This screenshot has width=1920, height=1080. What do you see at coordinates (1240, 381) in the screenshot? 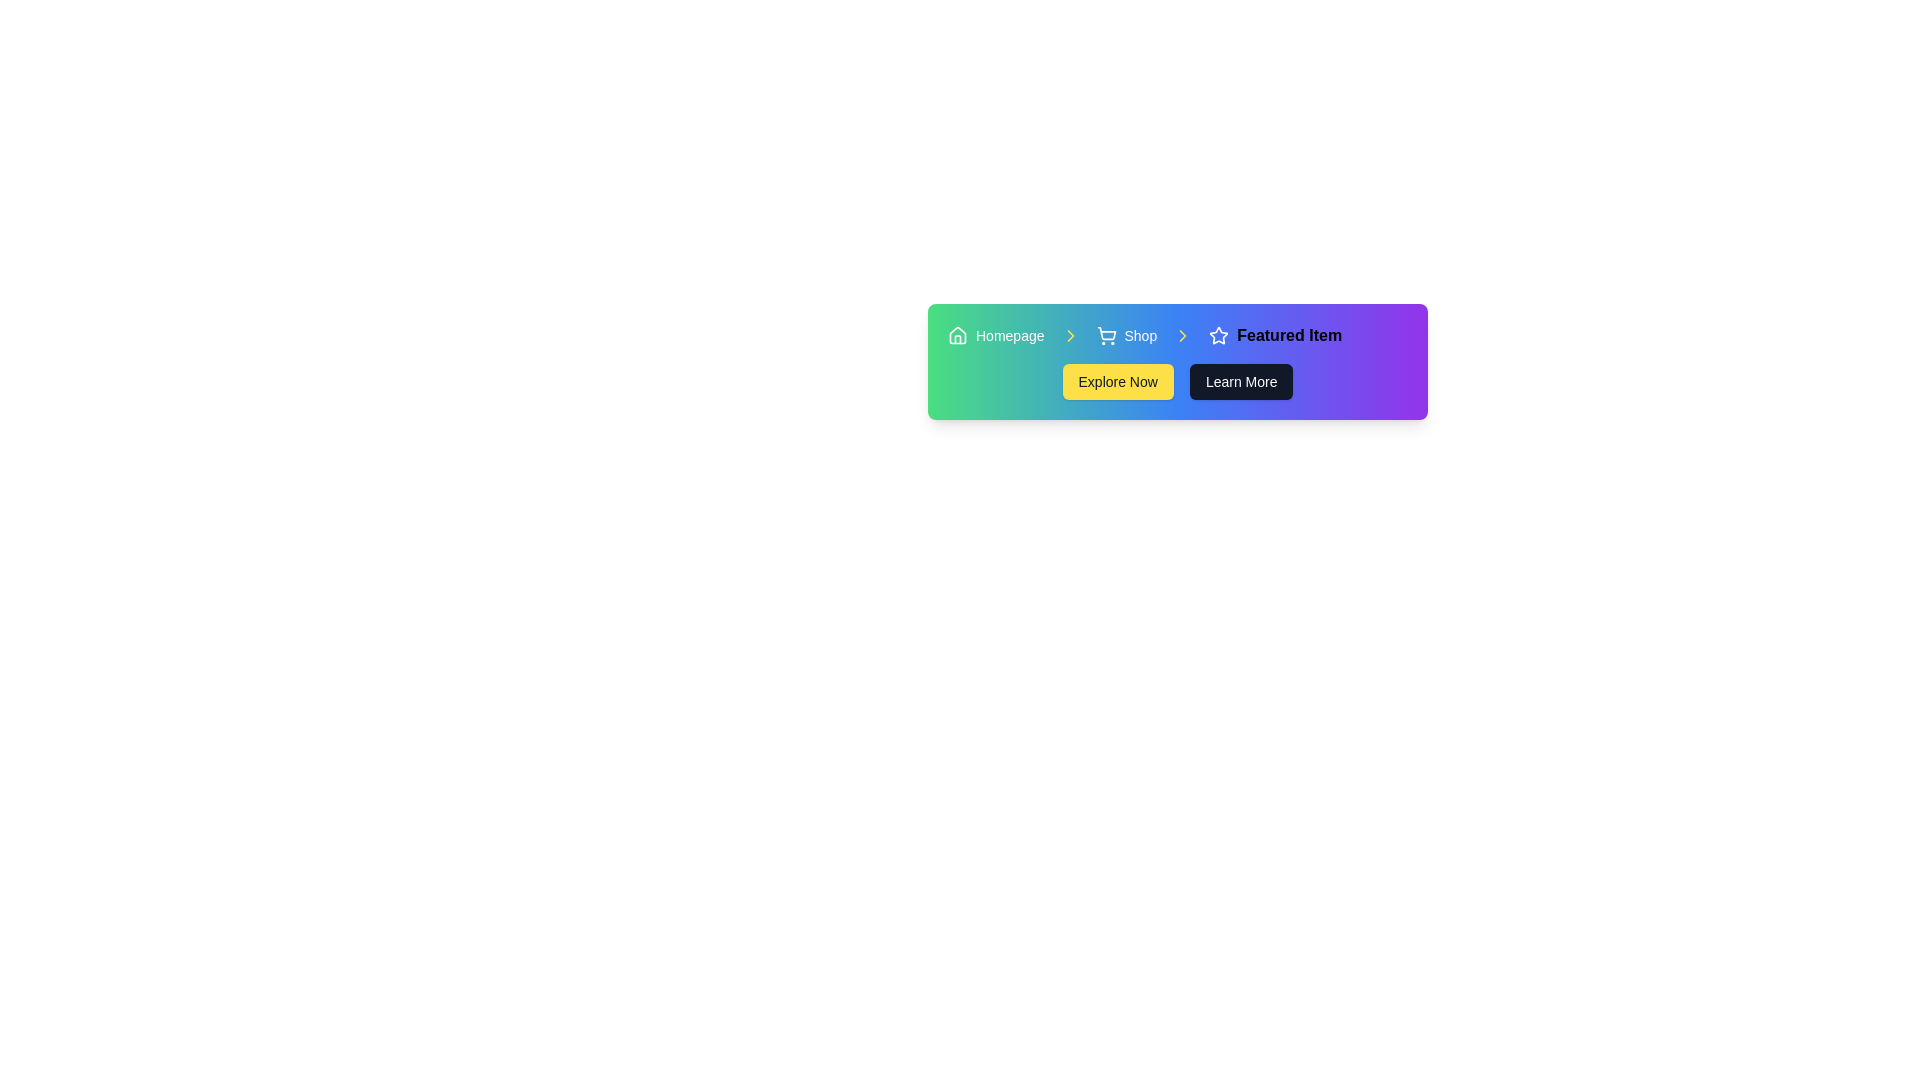
I see `the 'Learn More' button, which is a rectangular button with a dark gray background and white text, located at the bottom right corner of a colorful navigation banner` at bounding box center [1240, 381].